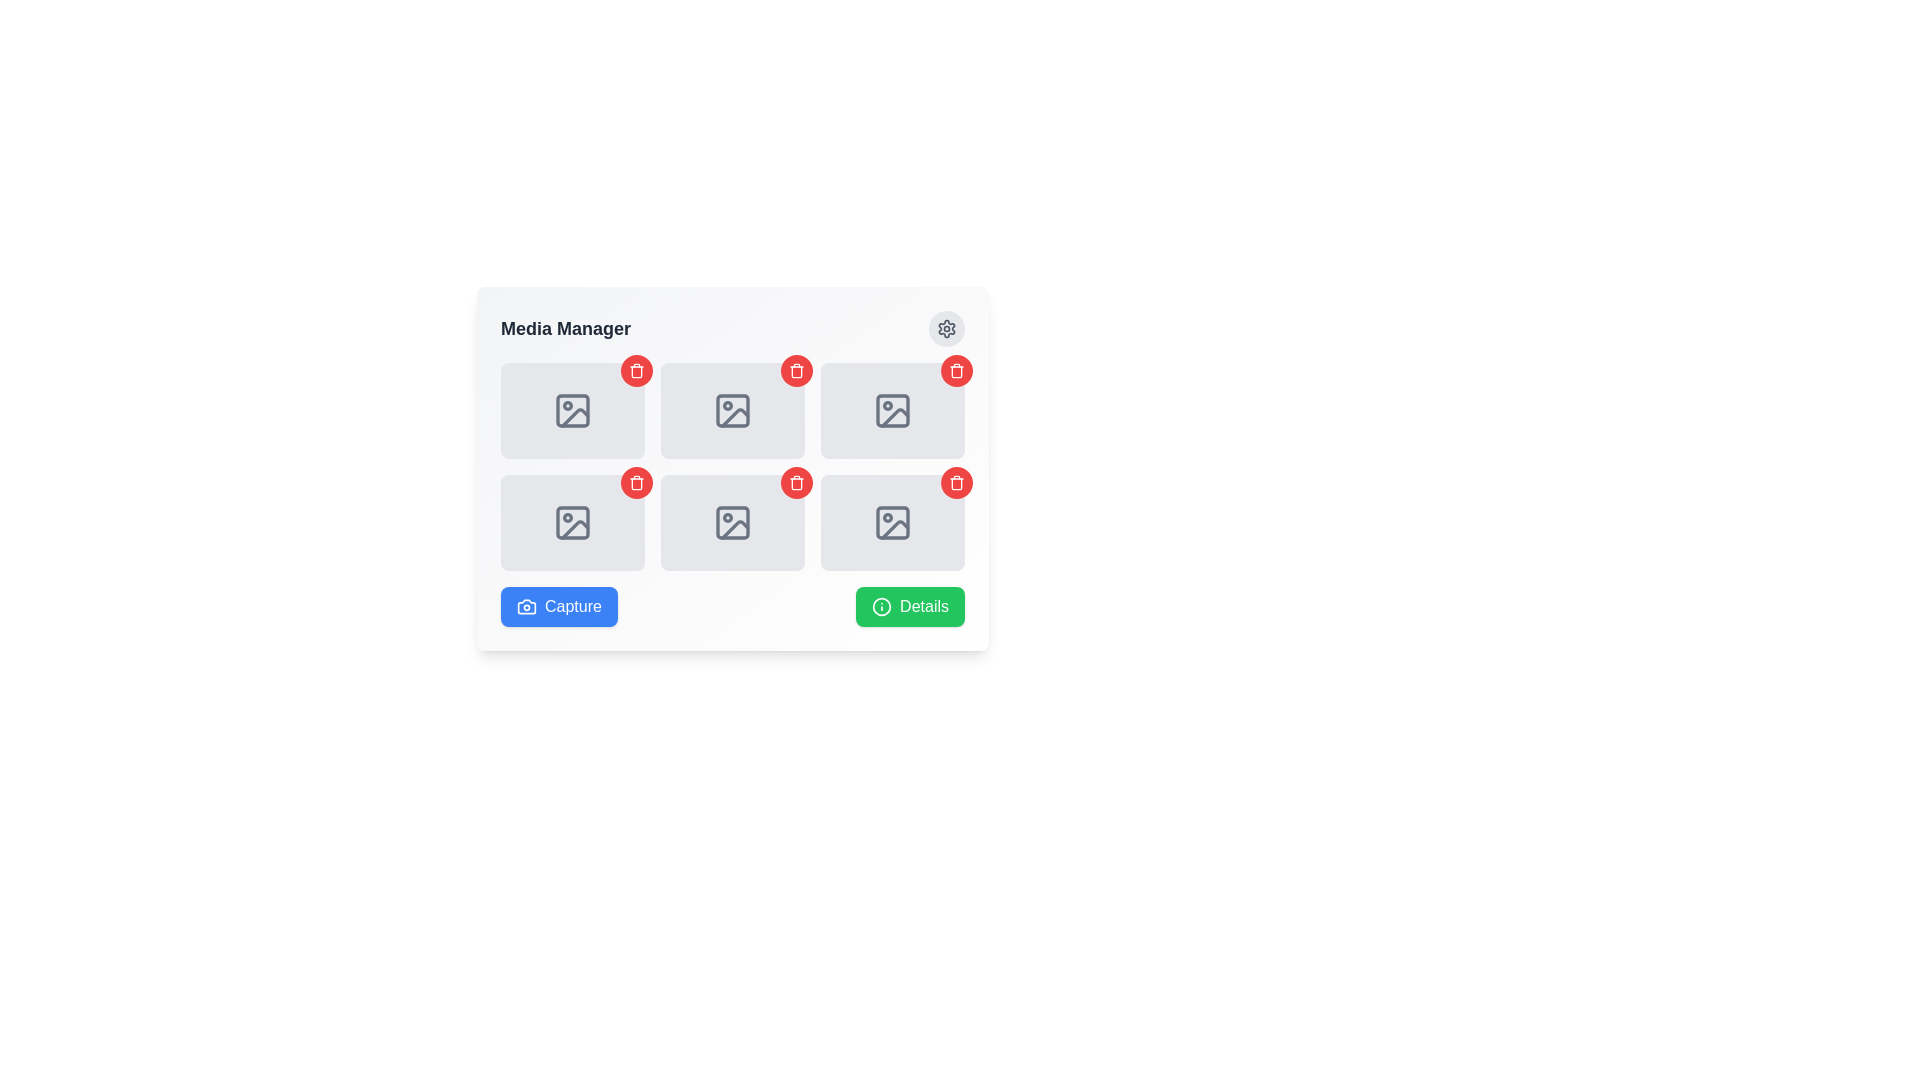 The height and width of the screenshot is (1080, 1920). Describe the element at coordinates (881, 605) in the screenshot. I see `the informational icon within the 'Details' button` at that location.